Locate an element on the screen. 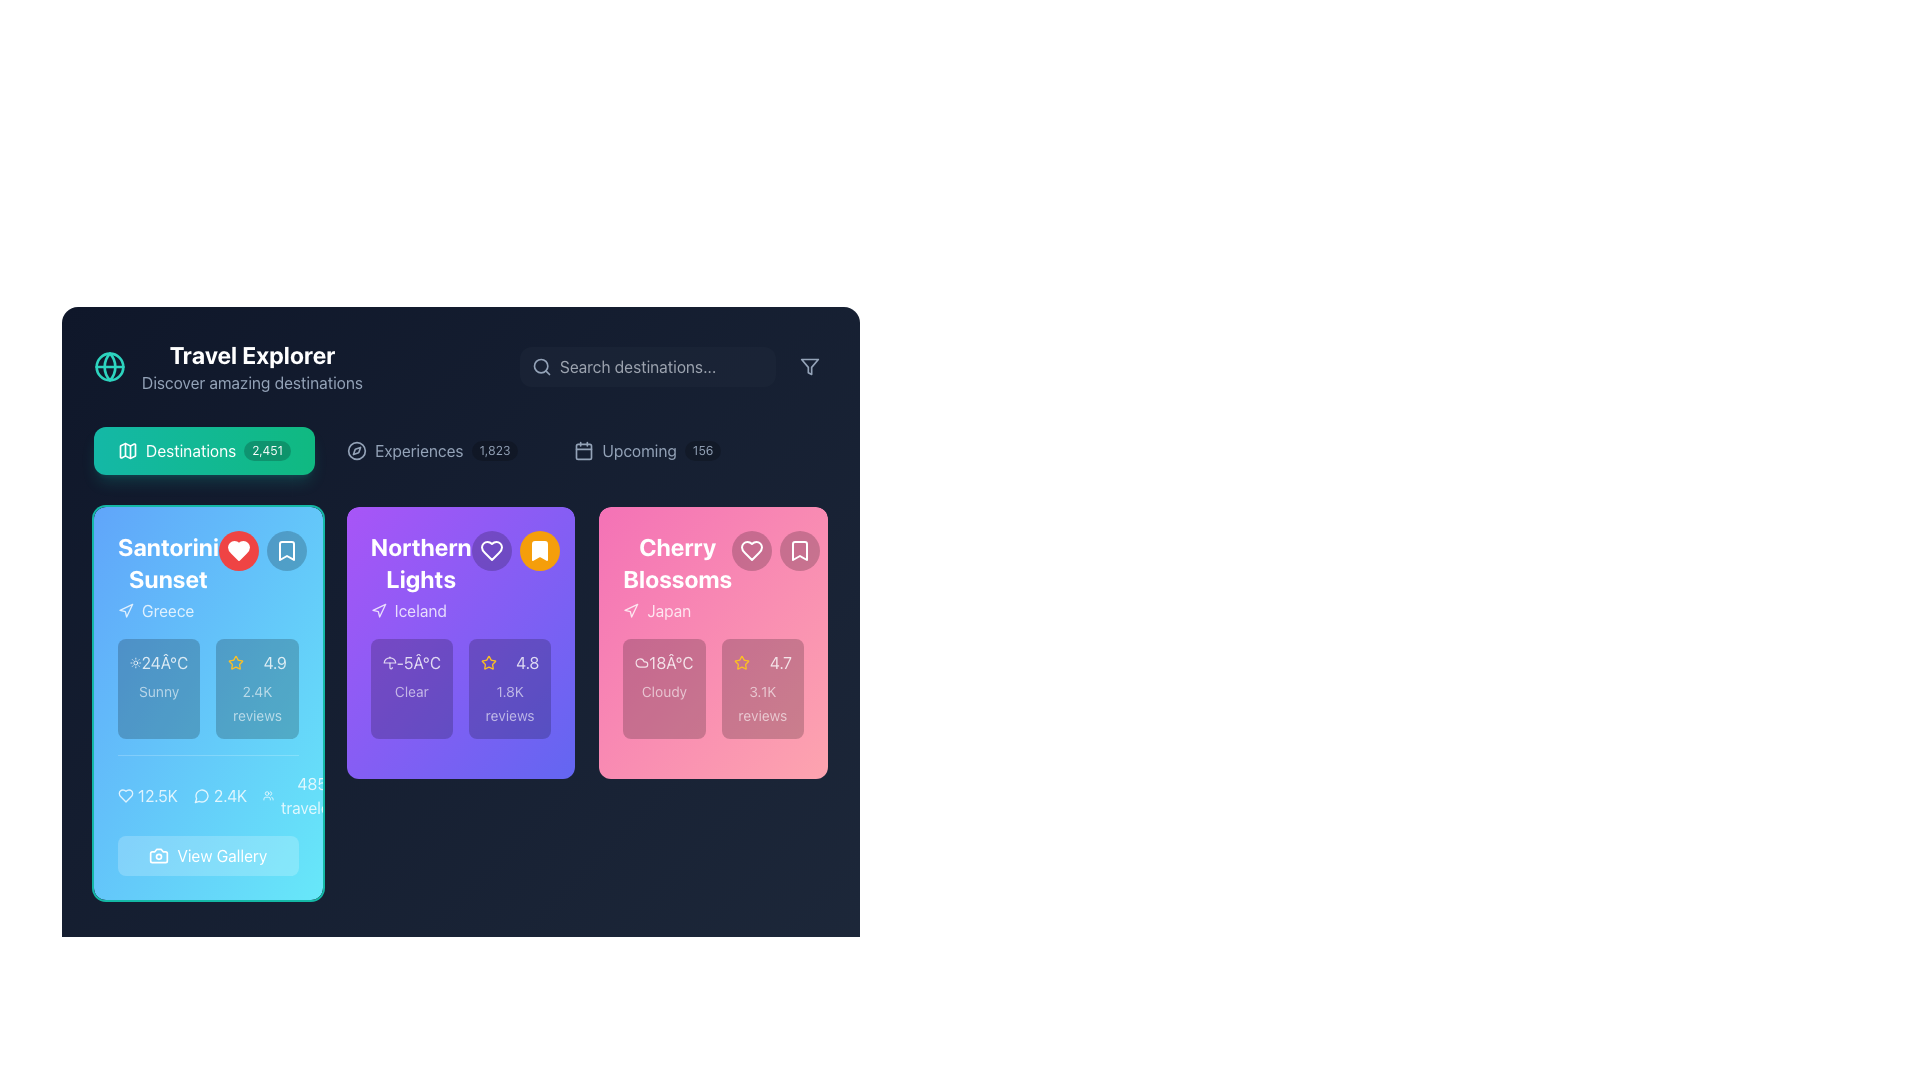 Image resolution: width=1920 pixels, height=1080 pixels. the star icon indicating ratings or reviews in the 'Northern Lights' card, which is centrally positioned in the rating section is located at coordinates (489, 662).